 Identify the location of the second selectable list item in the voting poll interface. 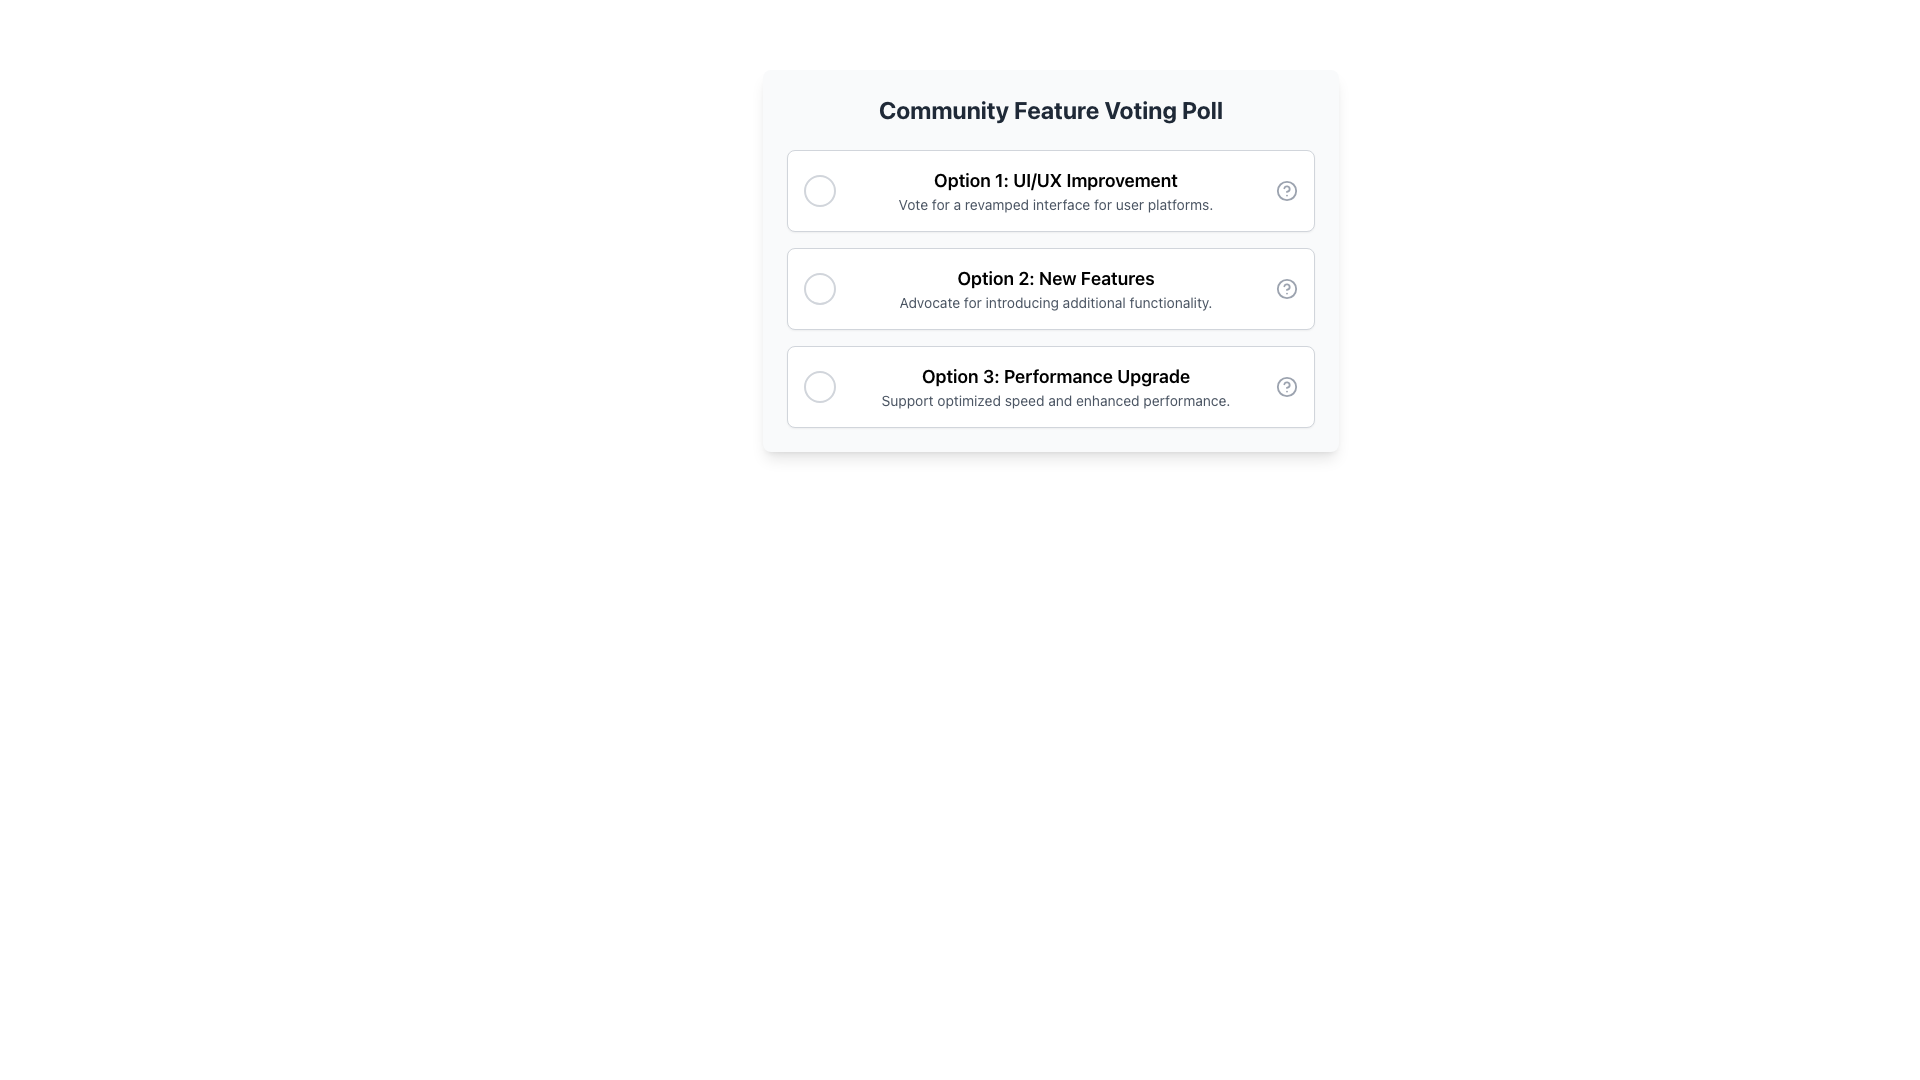
(1050, 289).